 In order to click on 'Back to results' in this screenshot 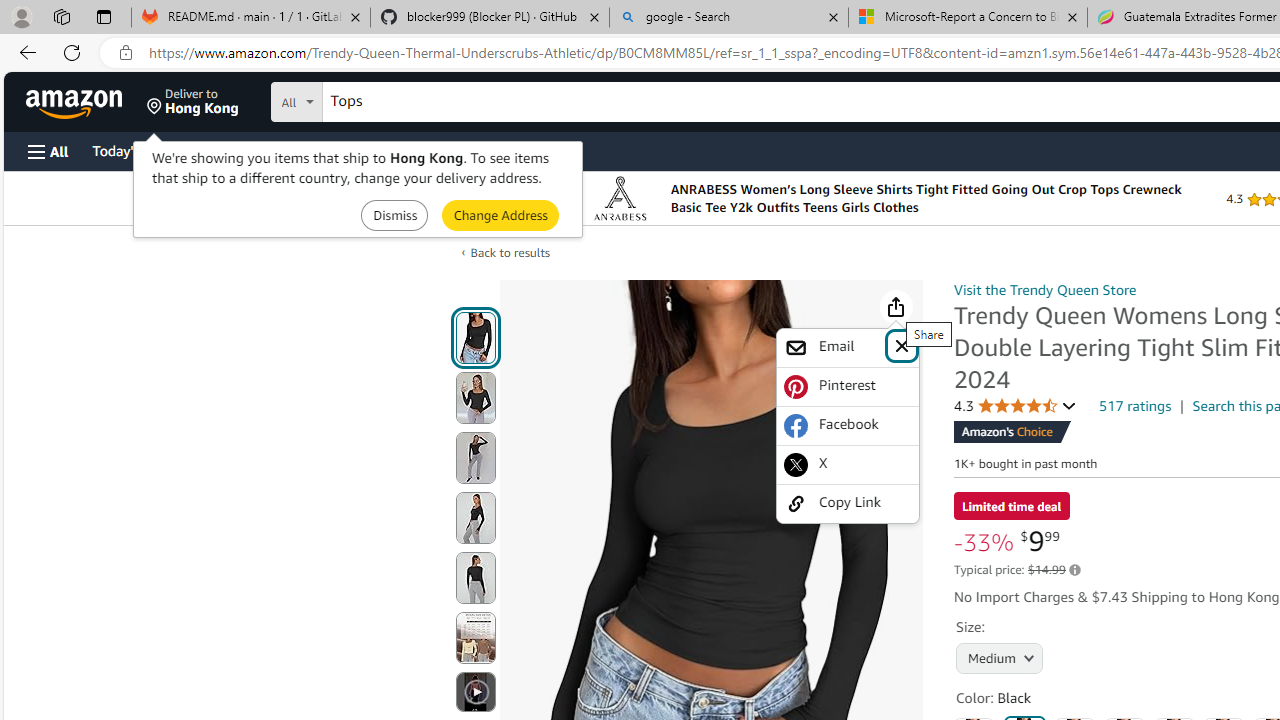, I will do `click(510, 251)`.